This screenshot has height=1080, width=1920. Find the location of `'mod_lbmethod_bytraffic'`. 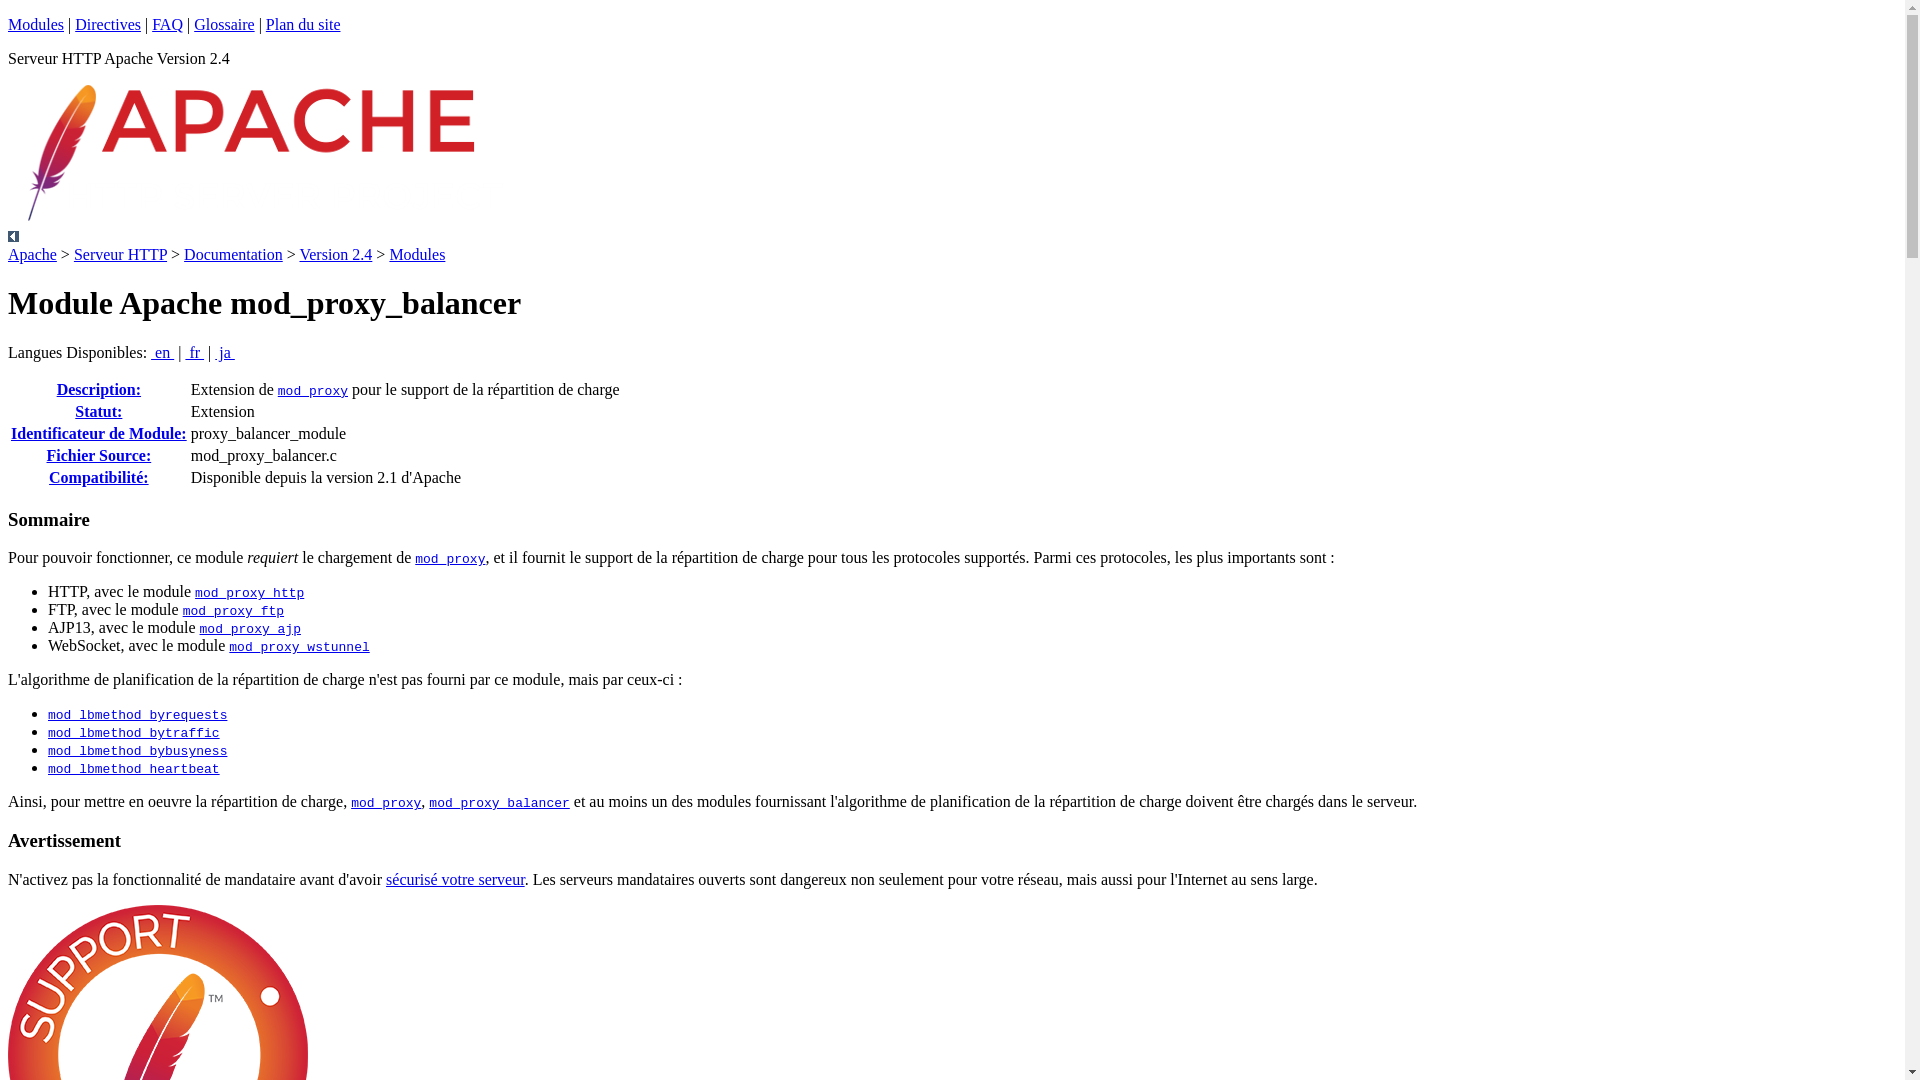

'mod_lbmethod_bytraffic' is located at coordinates (133, 733).